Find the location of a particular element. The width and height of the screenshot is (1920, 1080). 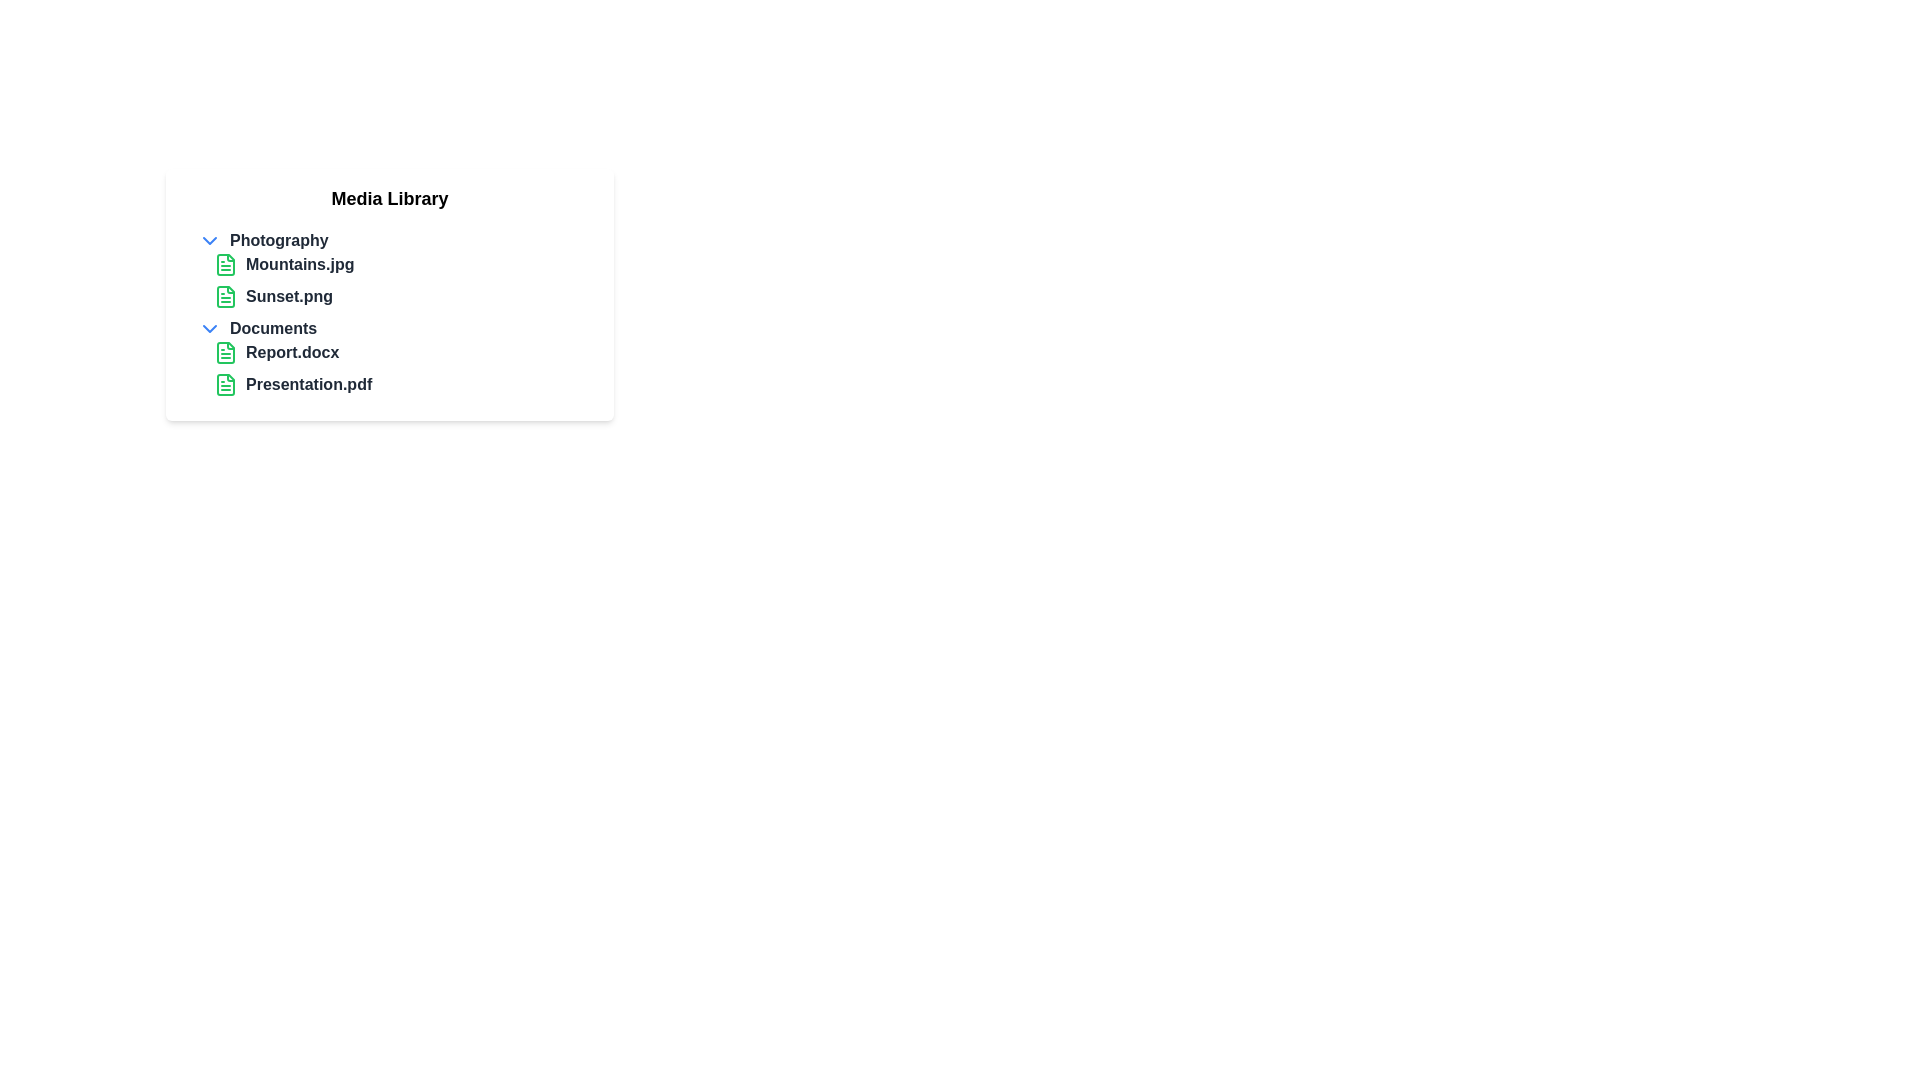

the Chevron Down icon is located at coordinates (210, 327).